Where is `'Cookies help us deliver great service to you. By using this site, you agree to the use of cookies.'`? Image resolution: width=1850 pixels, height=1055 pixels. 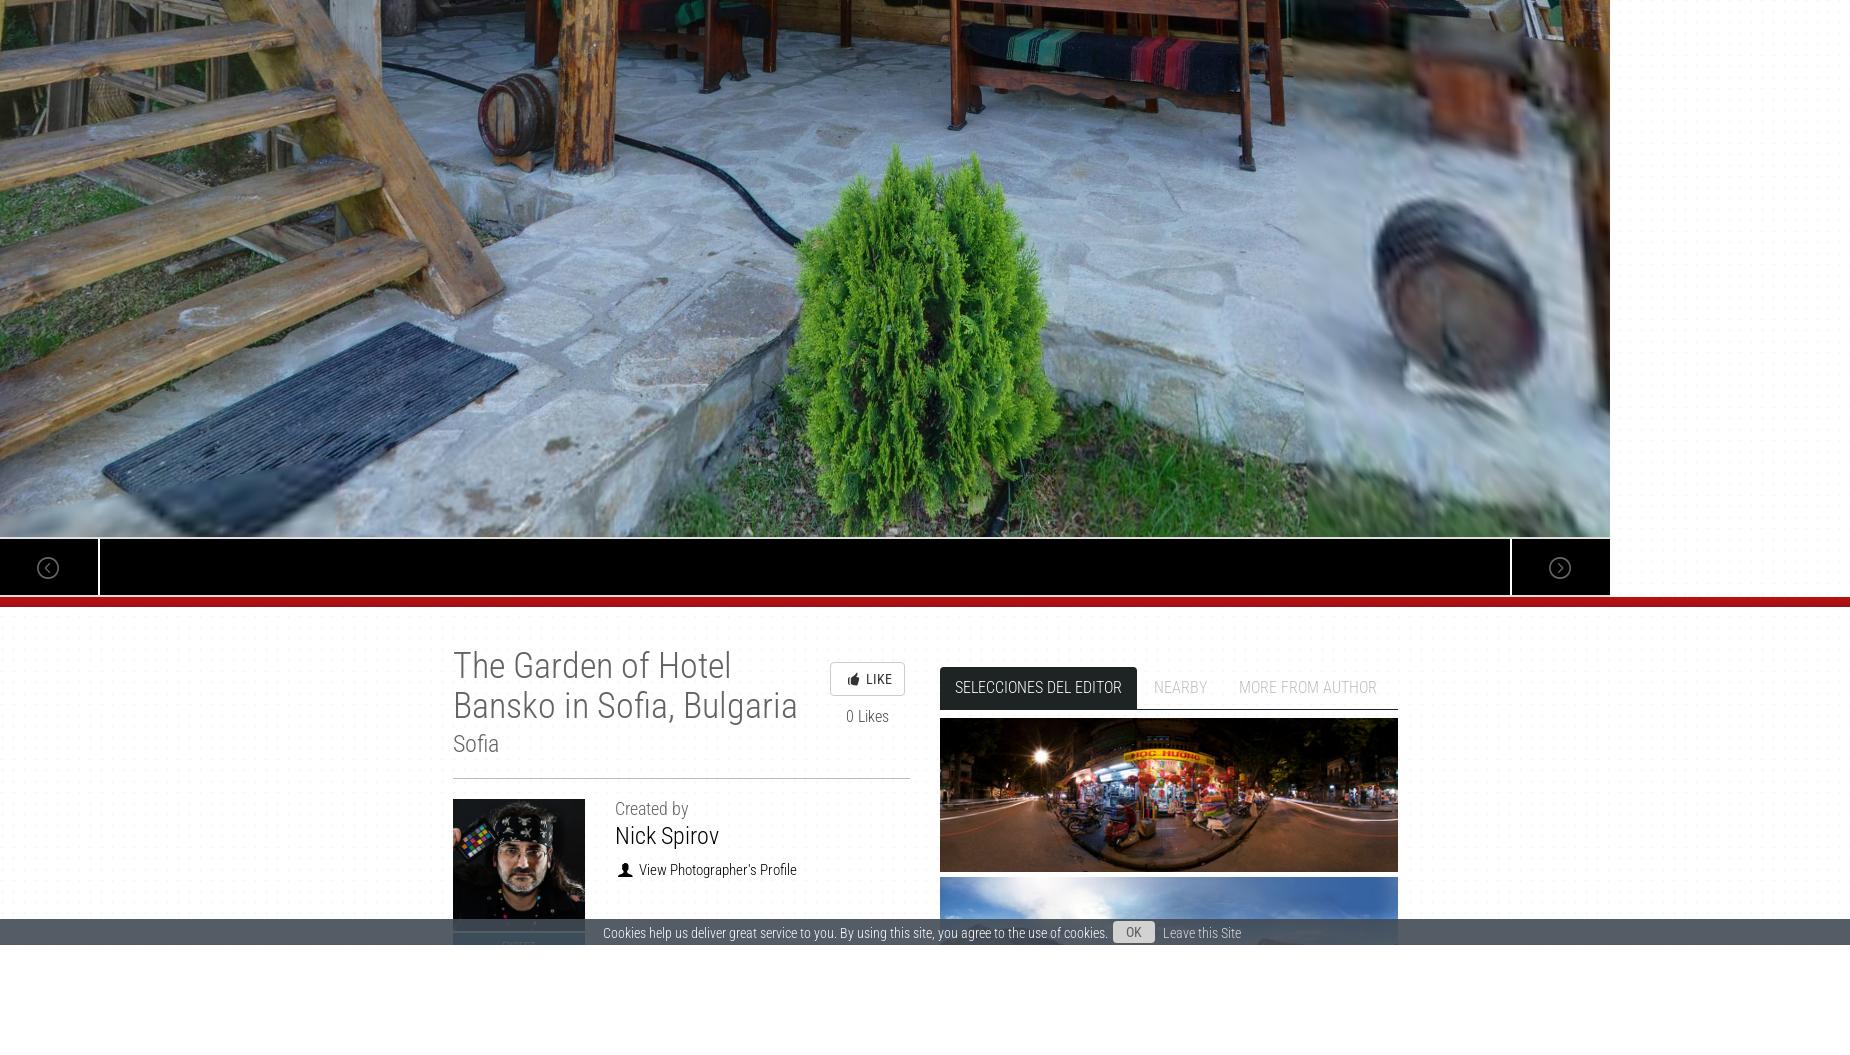 'Cookies help us deliver great service to you. By using this site, you agree to the use of cookies.' is located at coordinates (856, 932).